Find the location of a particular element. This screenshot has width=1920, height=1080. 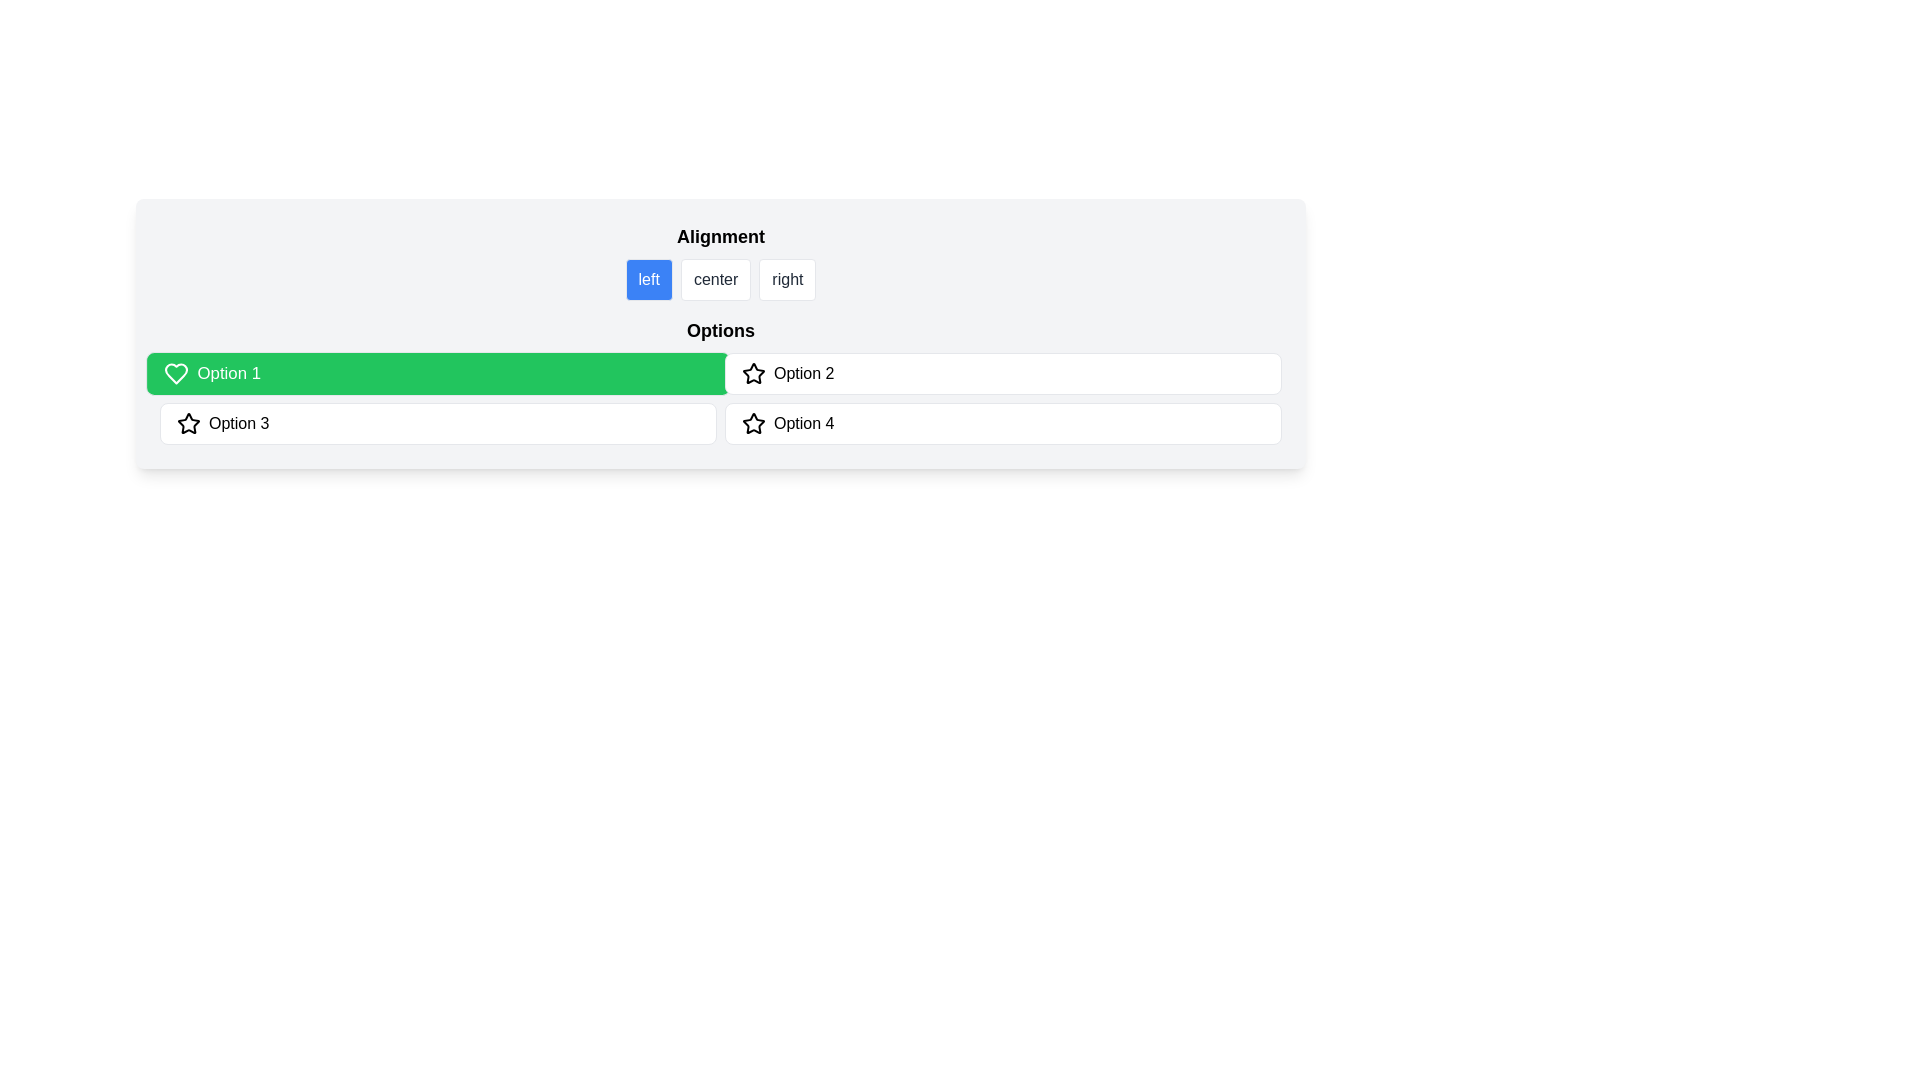

the heart-shaped icon outlined in stroke style, located to the left of the 'Option 1' text label in the green button, to interact with it is located at coordinates (176, 374).